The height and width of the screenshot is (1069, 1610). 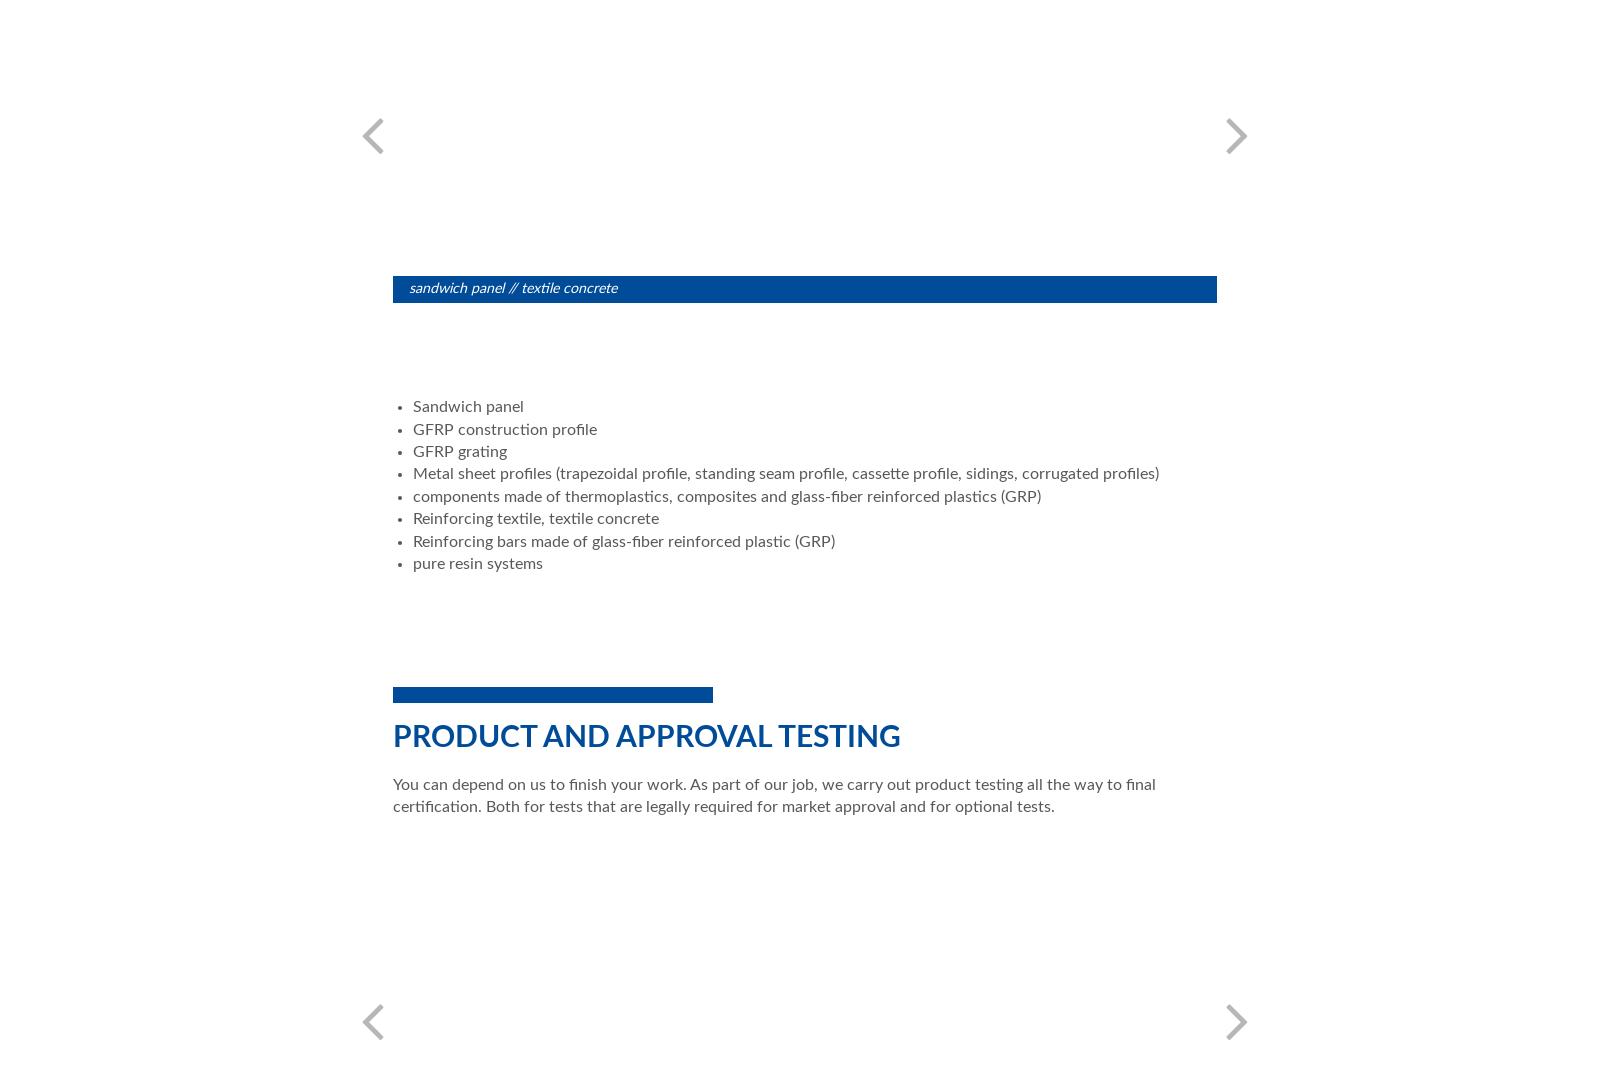 What do you see at coordinates (785, 472) in the screenshot?
I see `'Metal sheet profiles (trapezoidal profile, standing seam profile, cassette profile, sidings, corrugated profiles)'` at bounding box center [785, 472].